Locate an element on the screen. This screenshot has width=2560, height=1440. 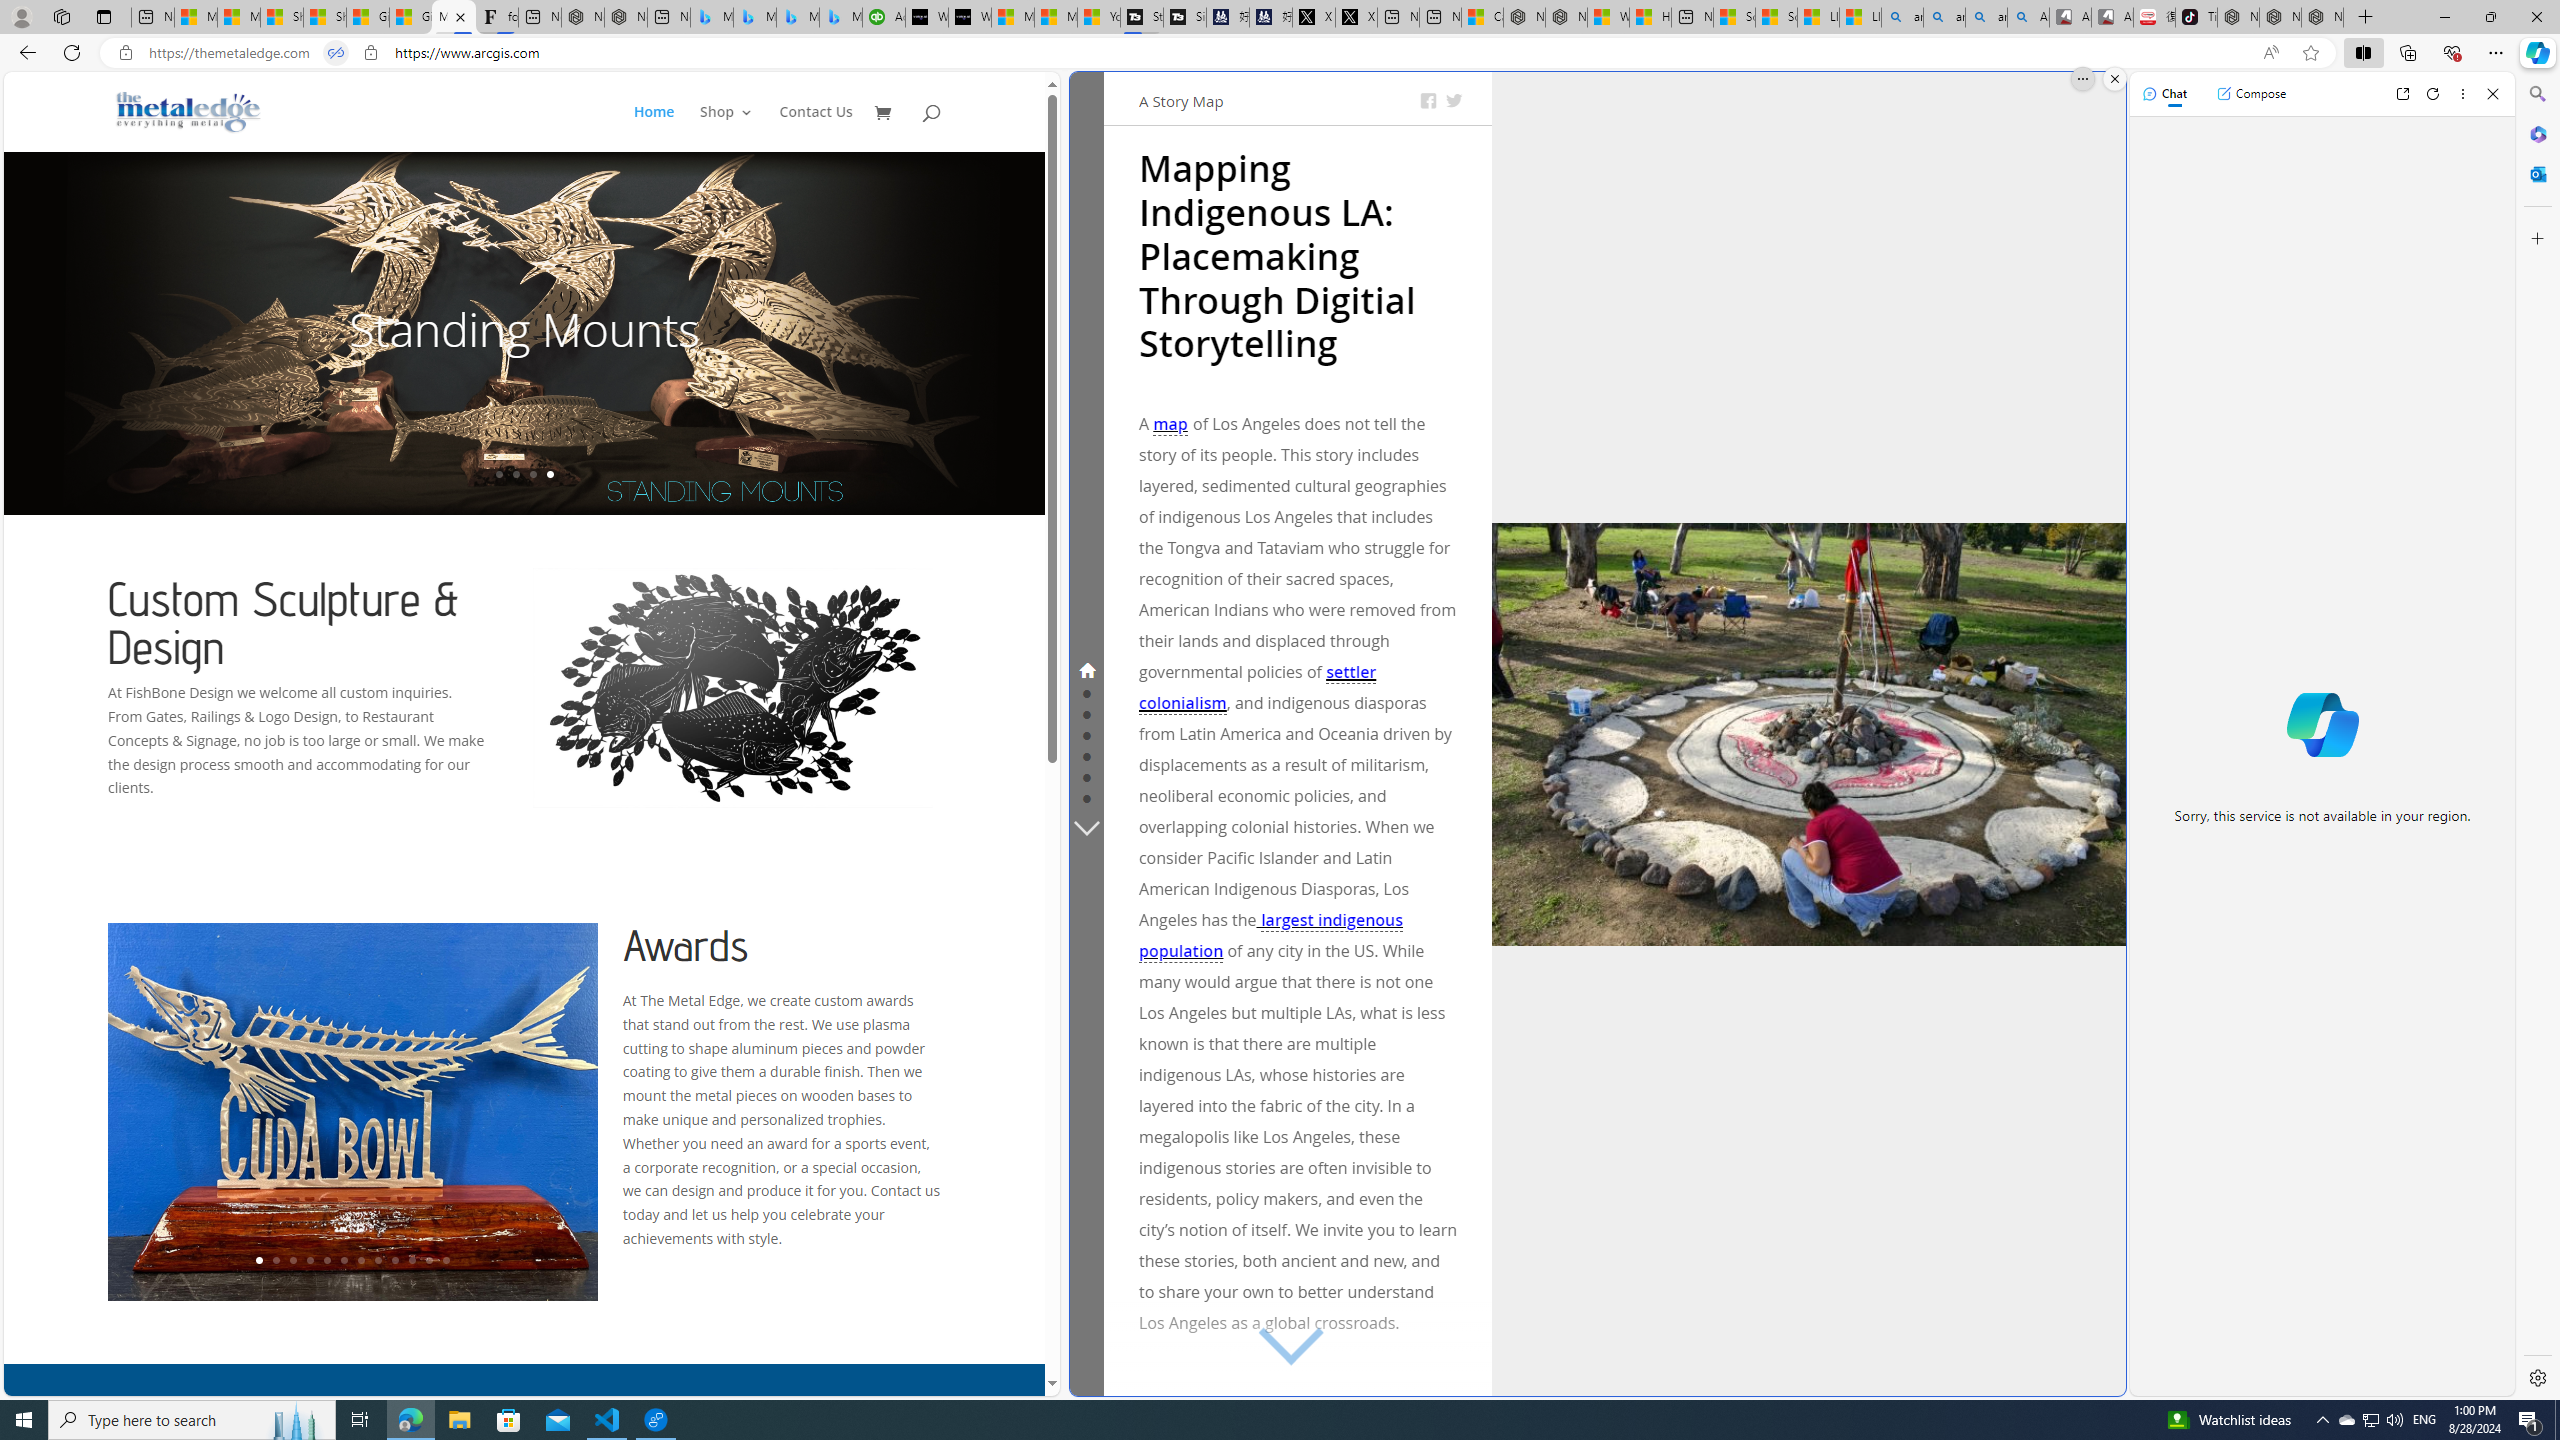
'Go to section 4: Kuruvungna ' is located at coordinates (1085, 732).